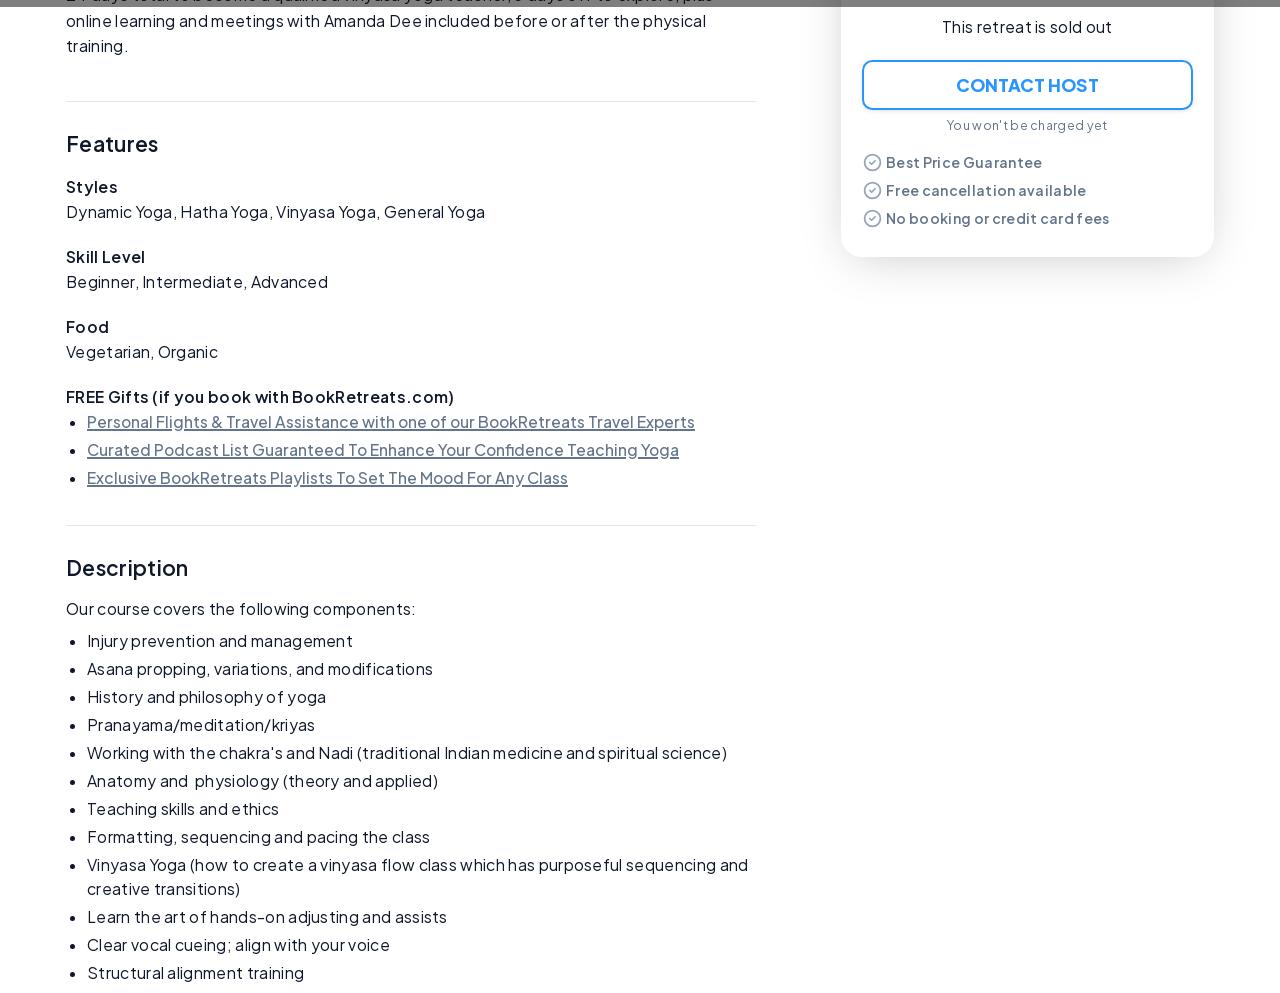  I want to click on 'Injury prevention and management', so click(220, 638).